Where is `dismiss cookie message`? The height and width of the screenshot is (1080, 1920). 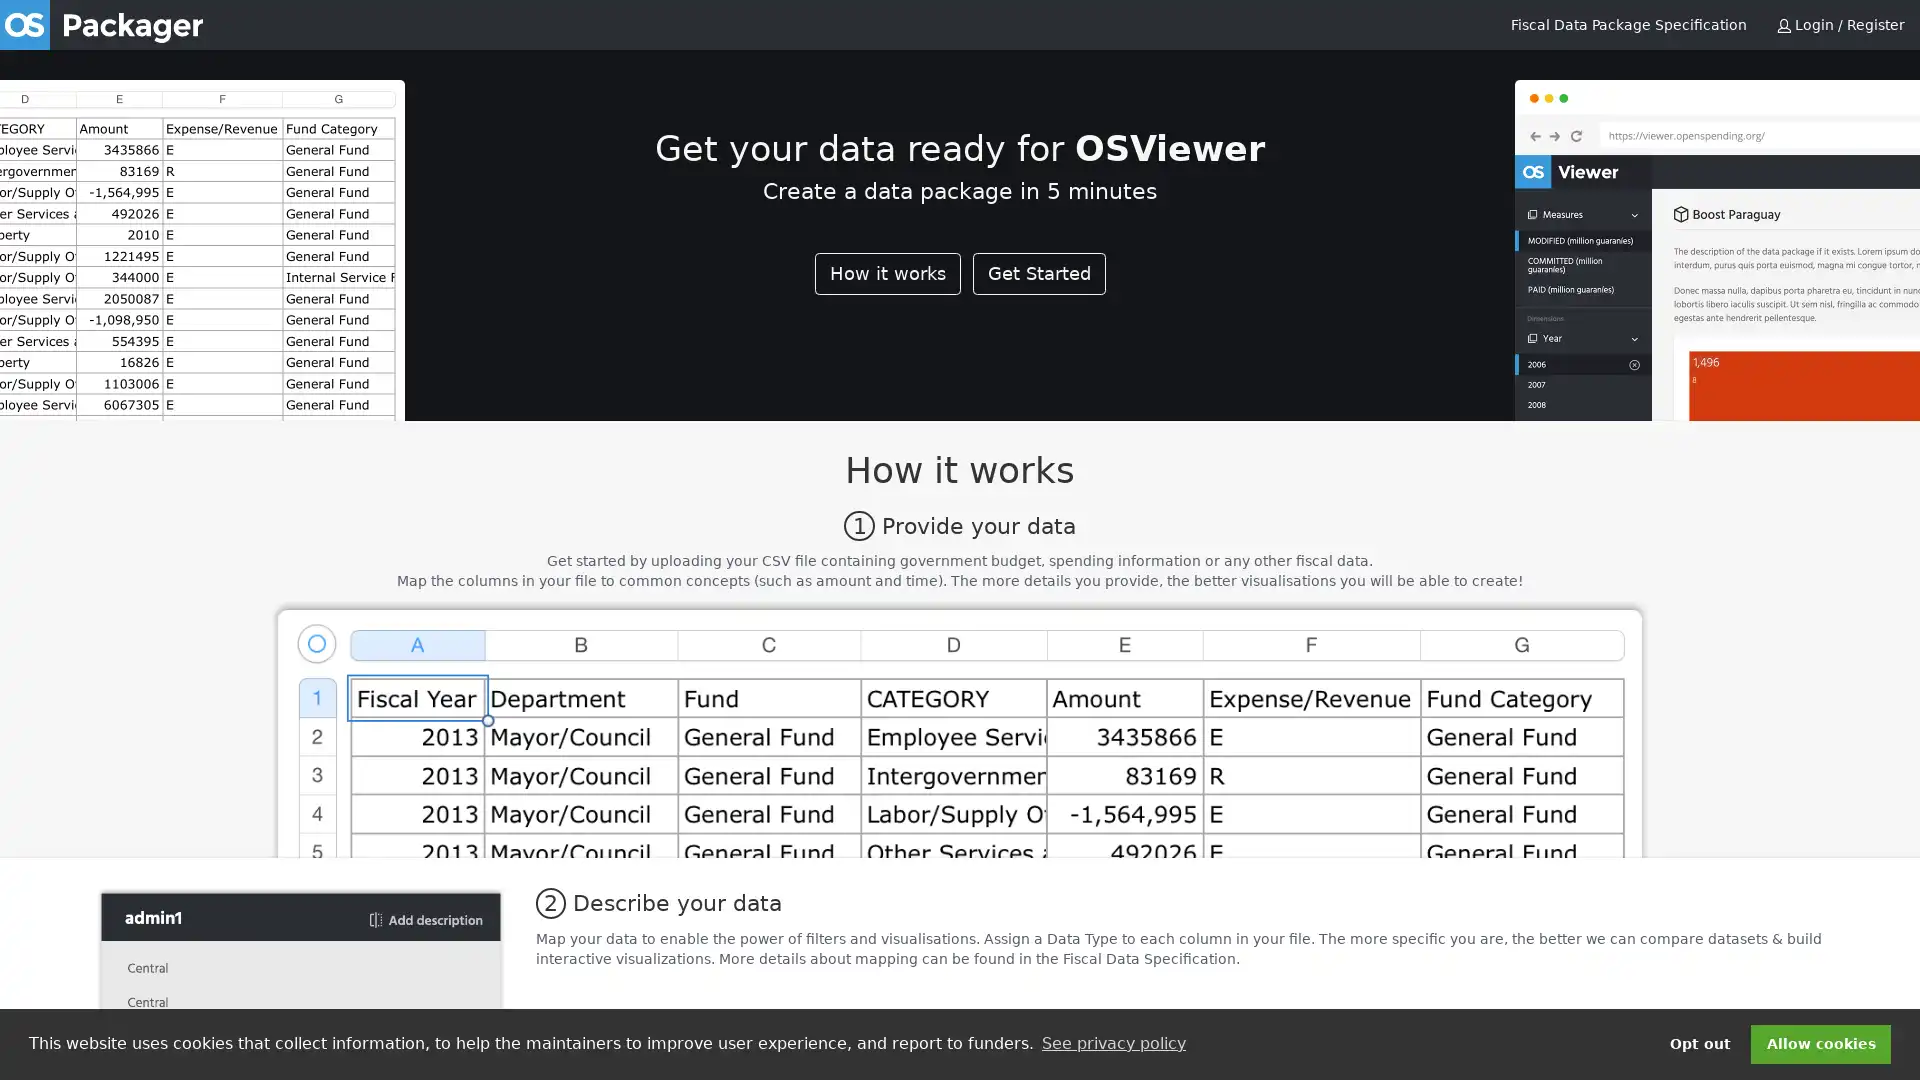
dismiss cookie message is located at coordinates (1820, 1043).